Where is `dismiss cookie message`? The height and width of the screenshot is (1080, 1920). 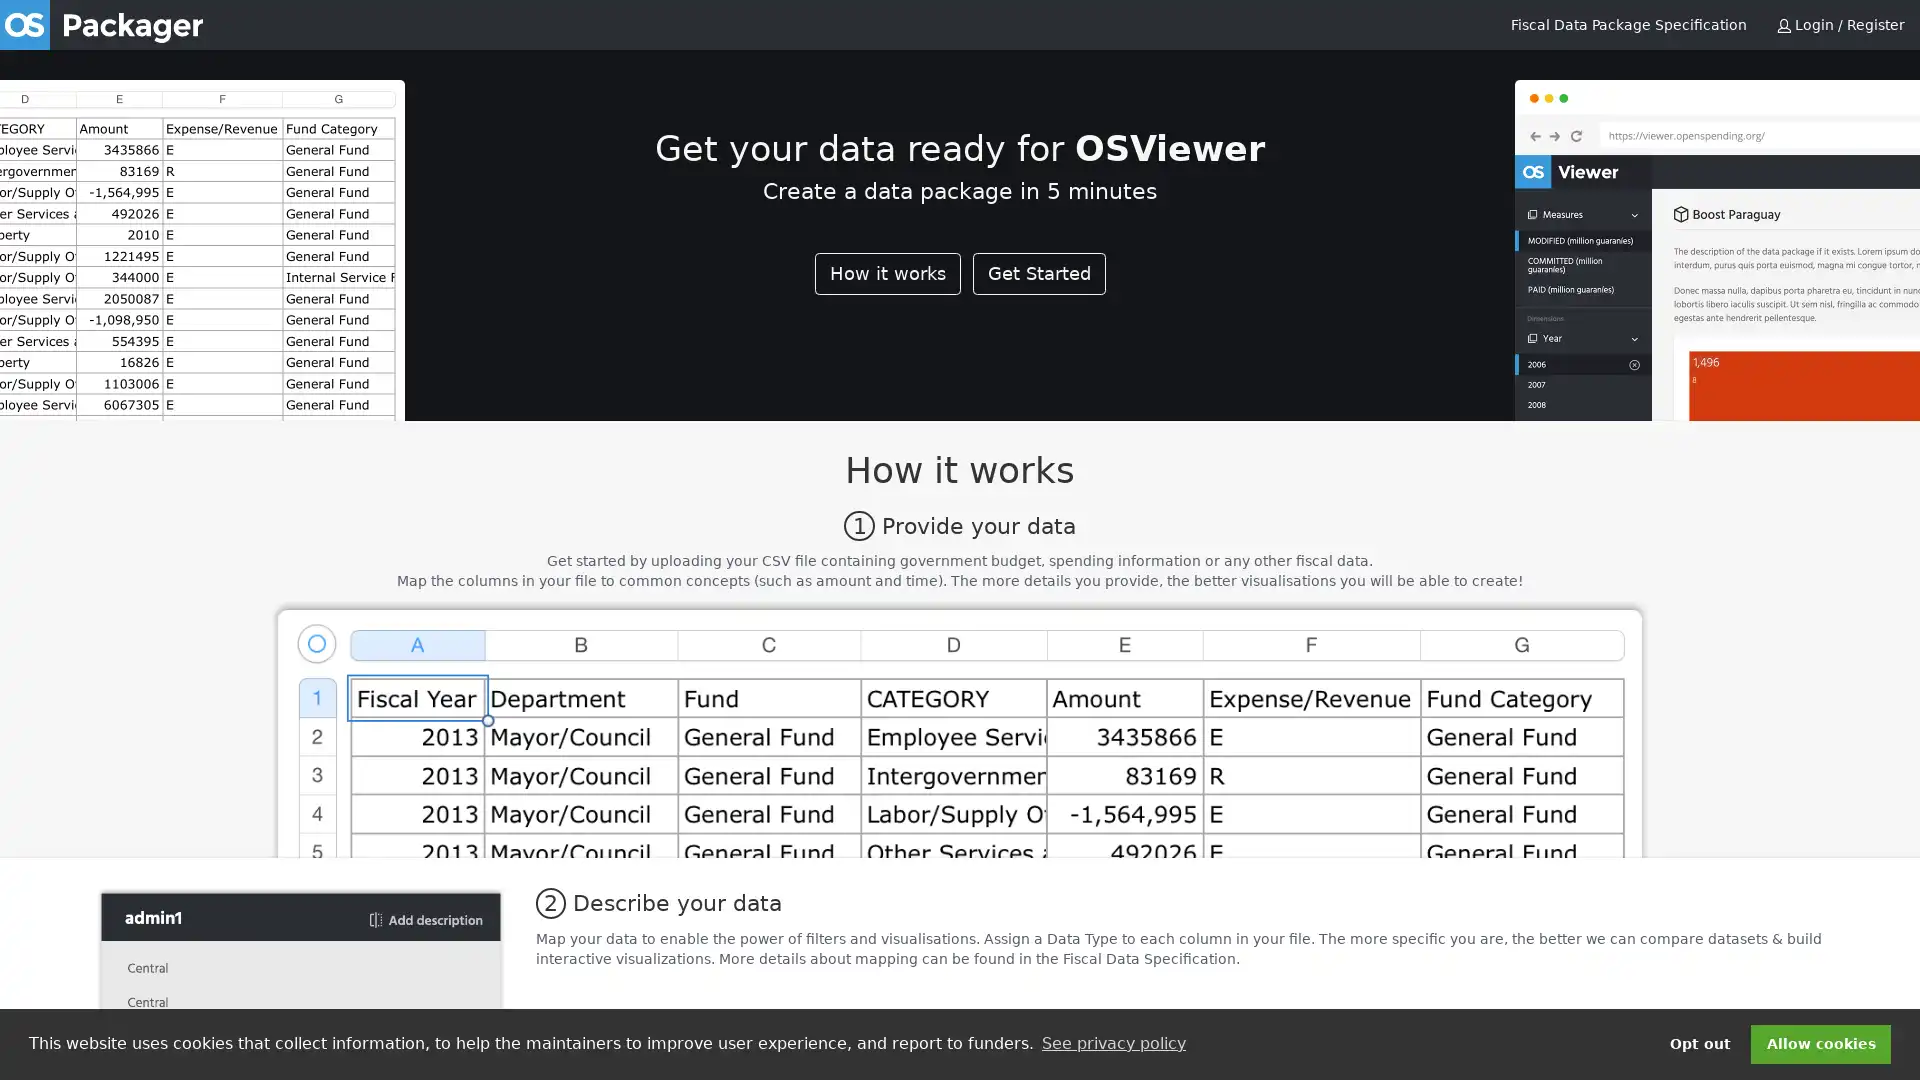
dismiss cookie message is located at coordinates (1820, 1043).